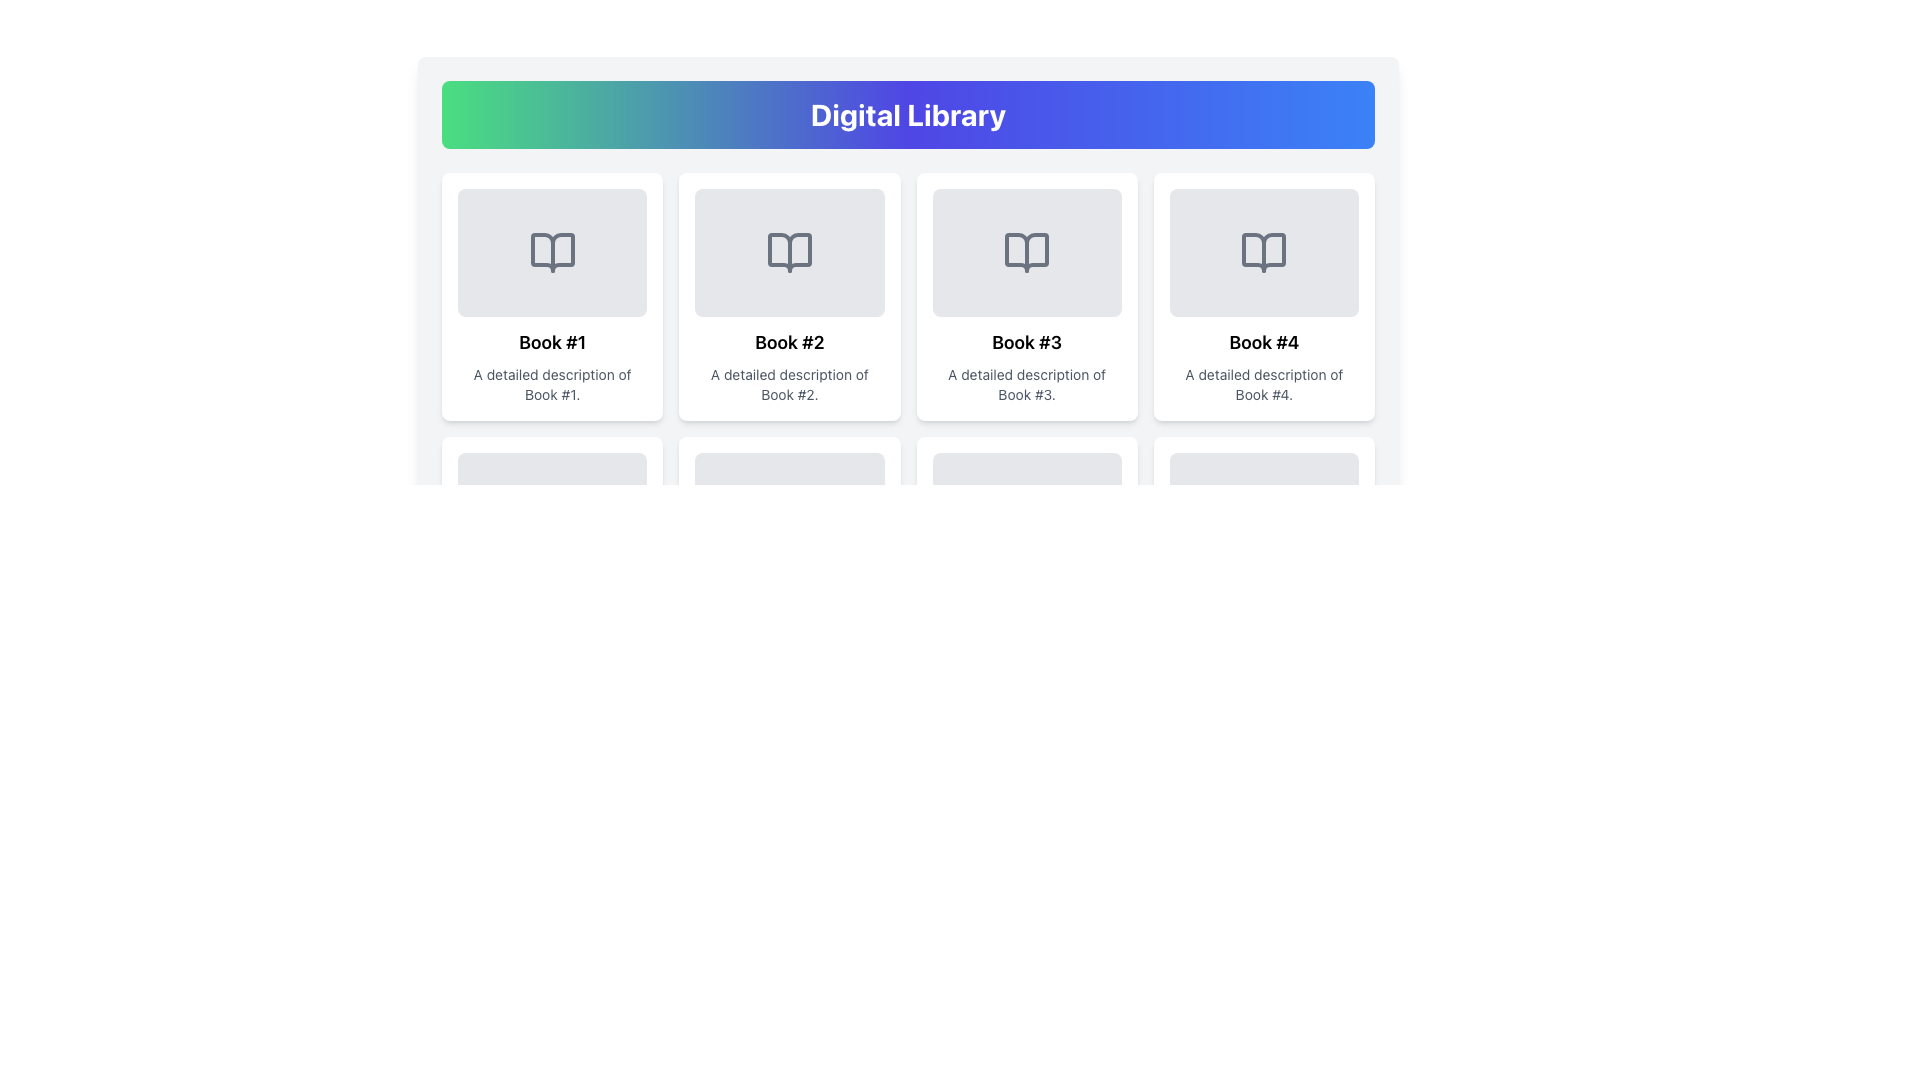 This screenshot has height=1080, width=1920. What do you see at coordinates (1263, 252) in the screenshot?
I see `the stylized vector graphic icon of an open book located in the fourth tile of the top row in the digital library interface, labeled 'Book #4'` at bounding box center [1263, 252].